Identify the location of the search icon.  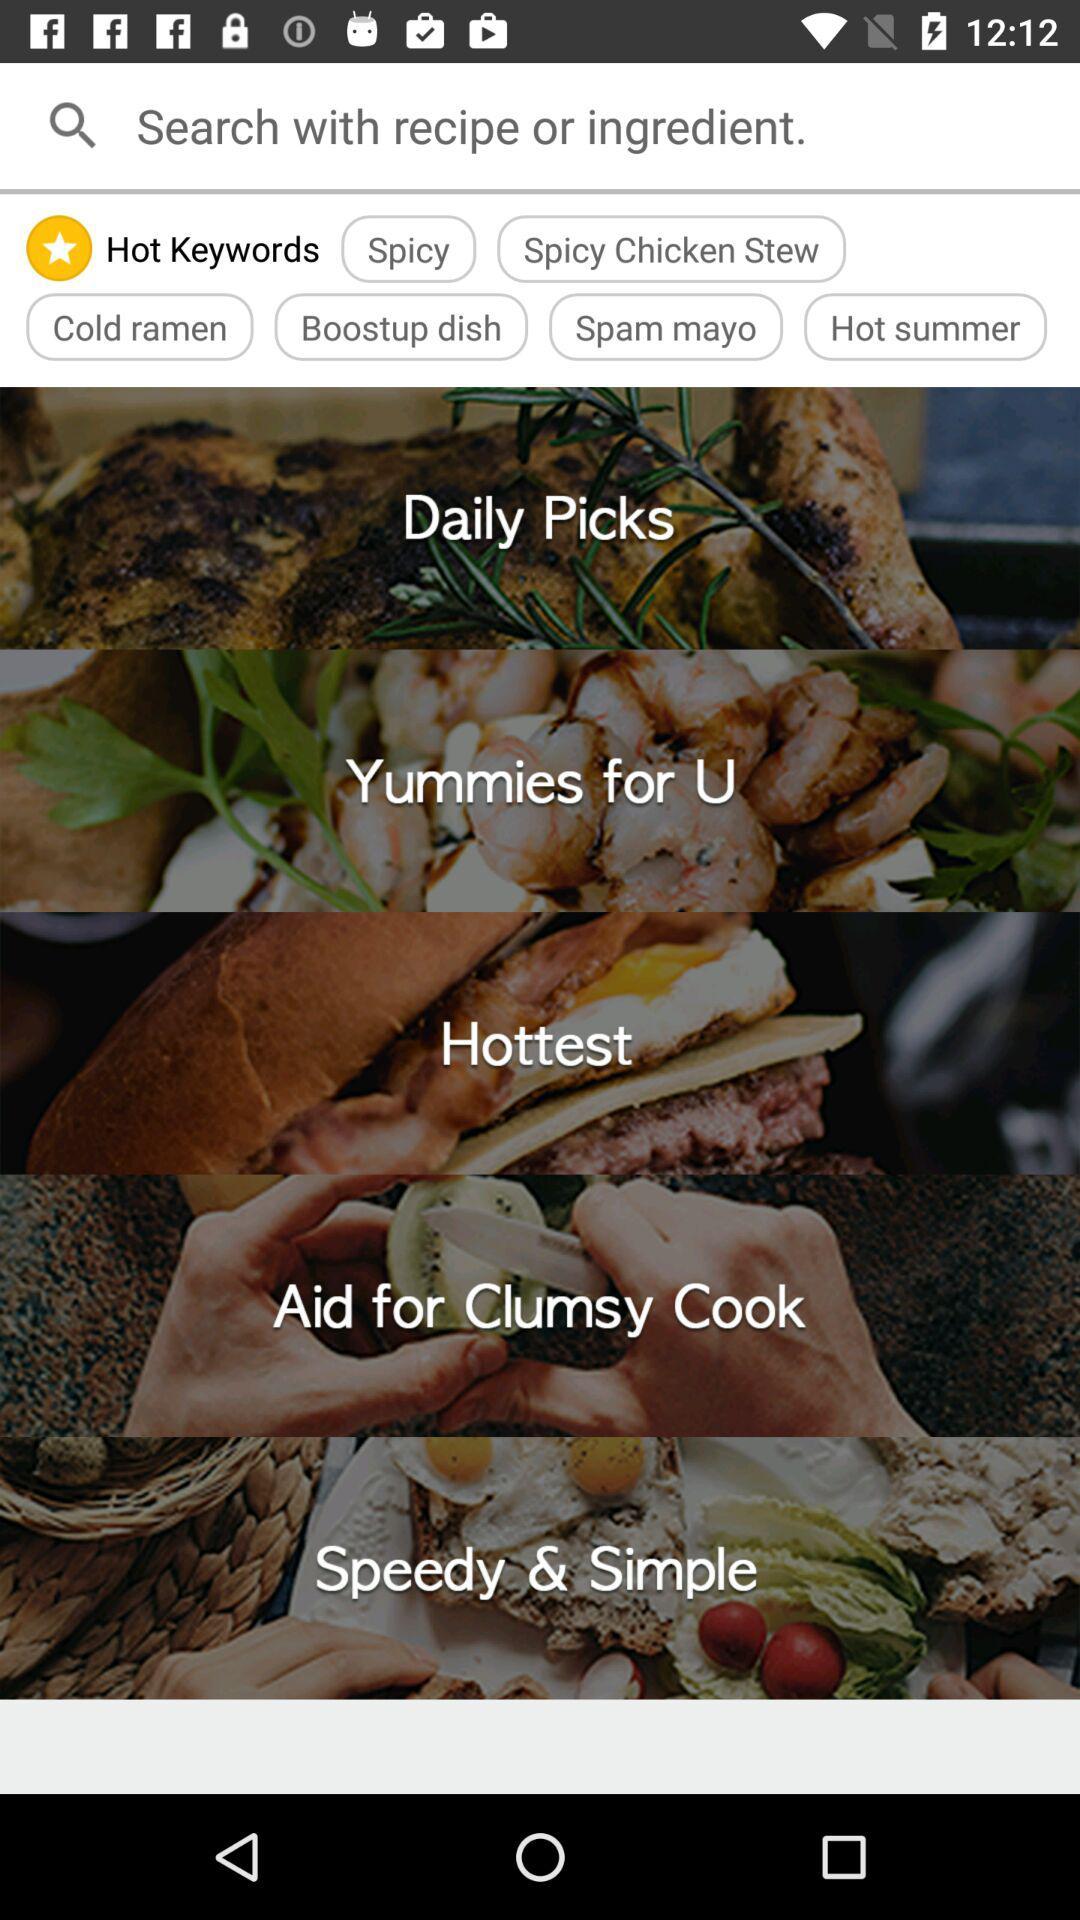
(72, 124).